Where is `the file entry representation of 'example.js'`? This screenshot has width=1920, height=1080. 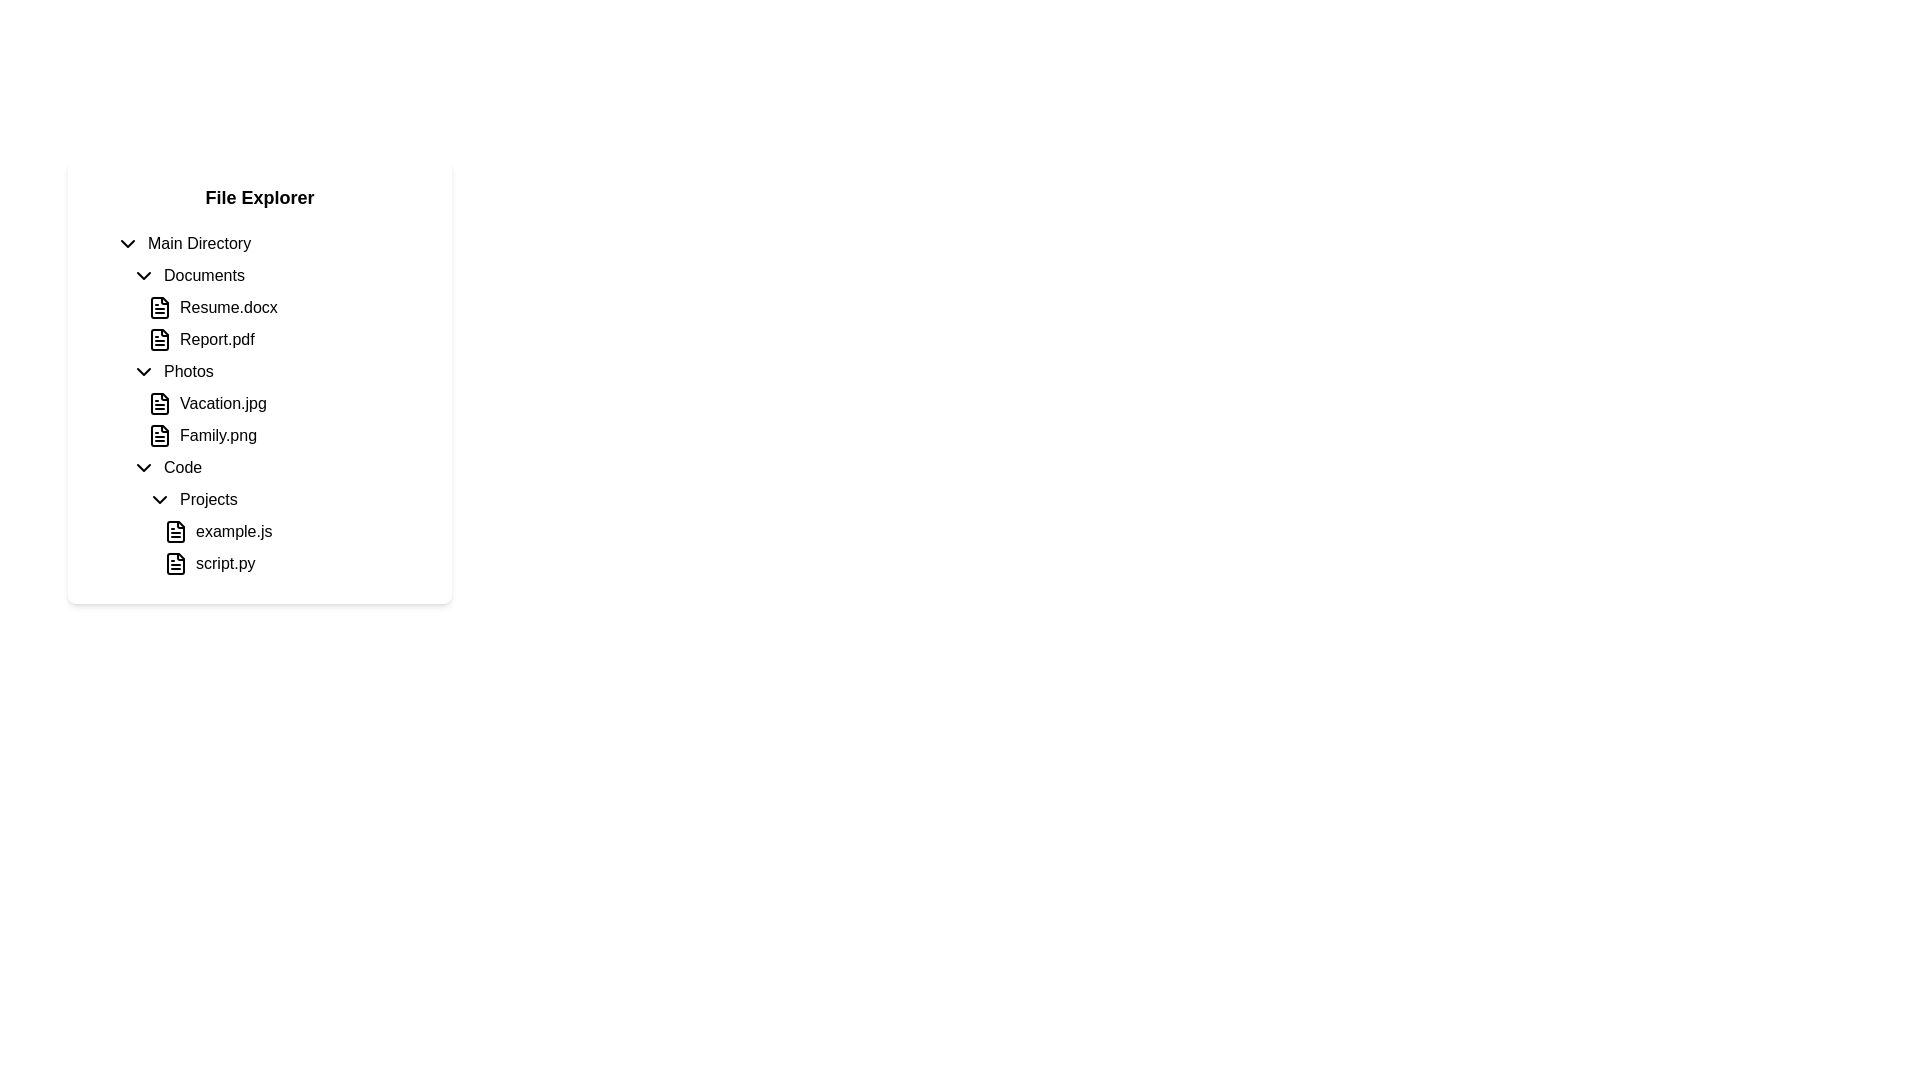 the file entry representation of 'example.js' is located at coordinates (274, 531).